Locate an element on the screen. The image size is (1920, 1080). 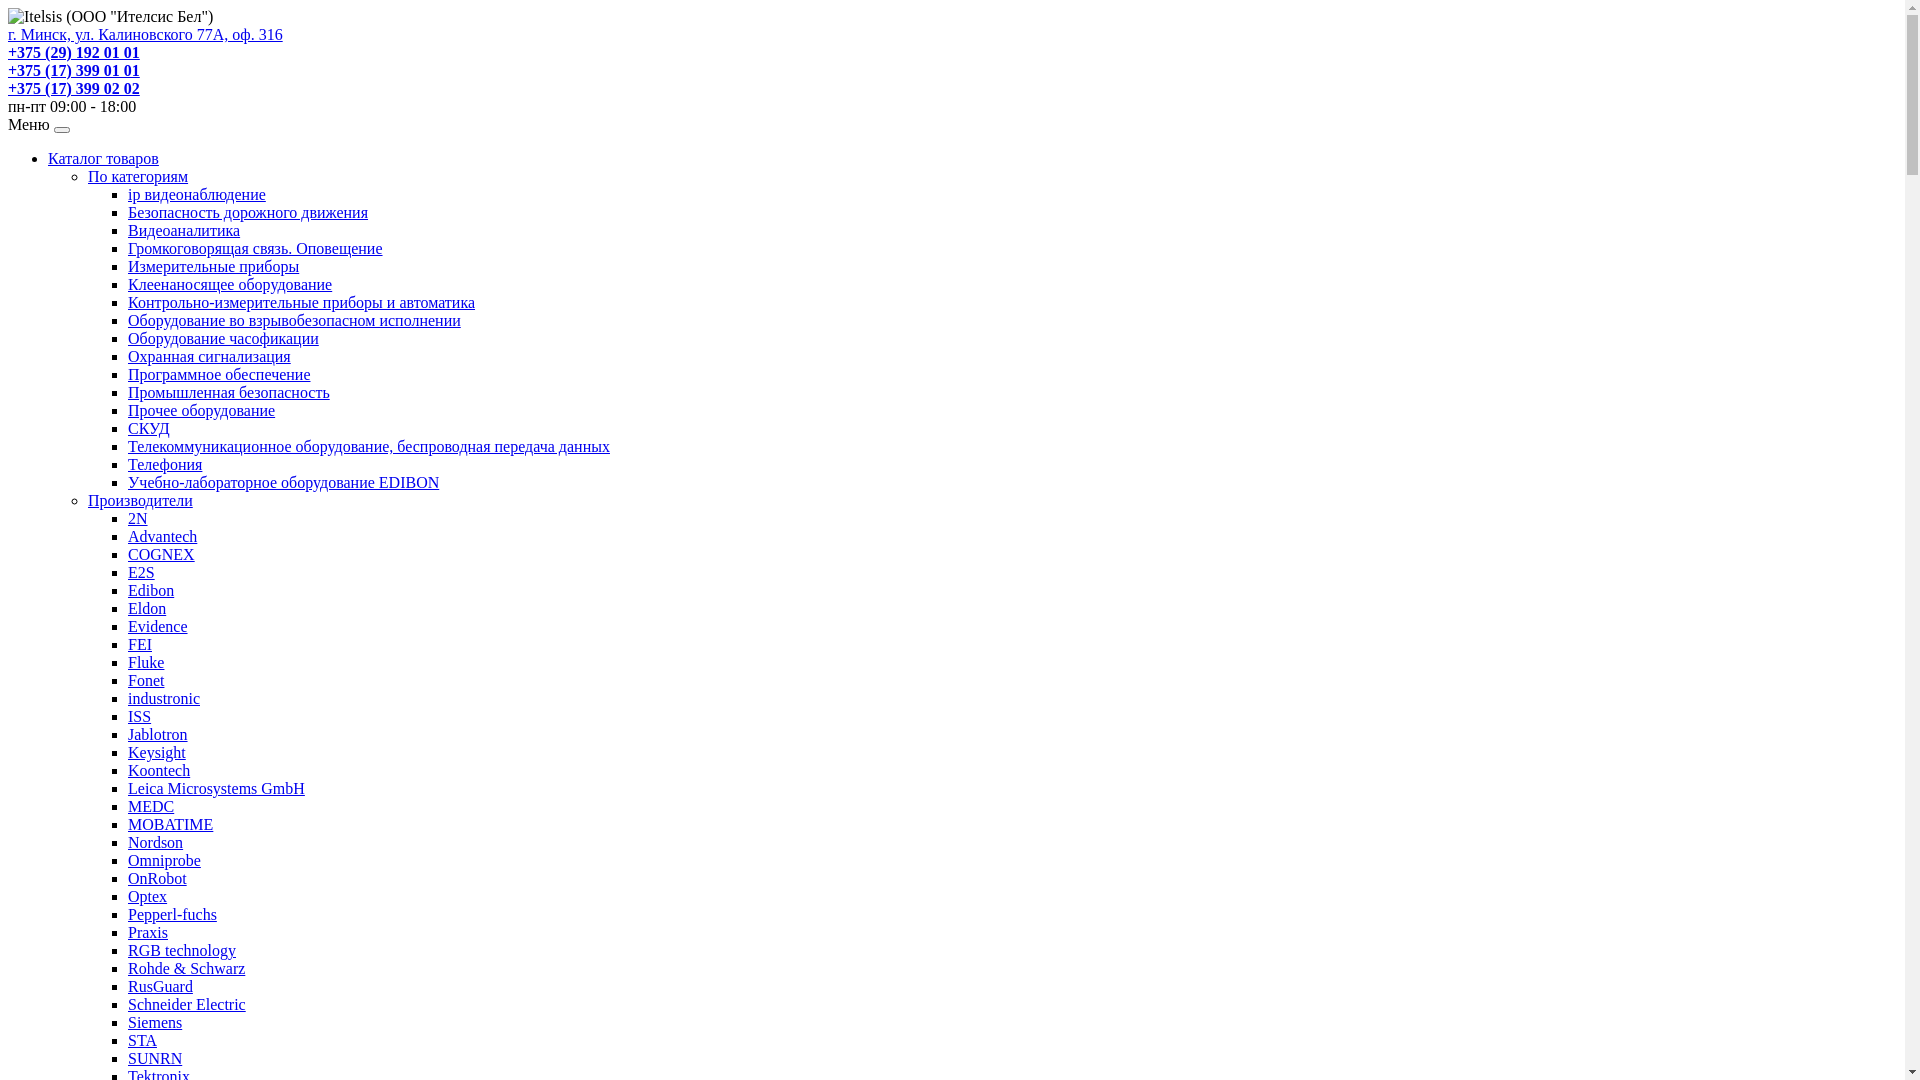
'Jablotron' is located at coordinates (157, 734).